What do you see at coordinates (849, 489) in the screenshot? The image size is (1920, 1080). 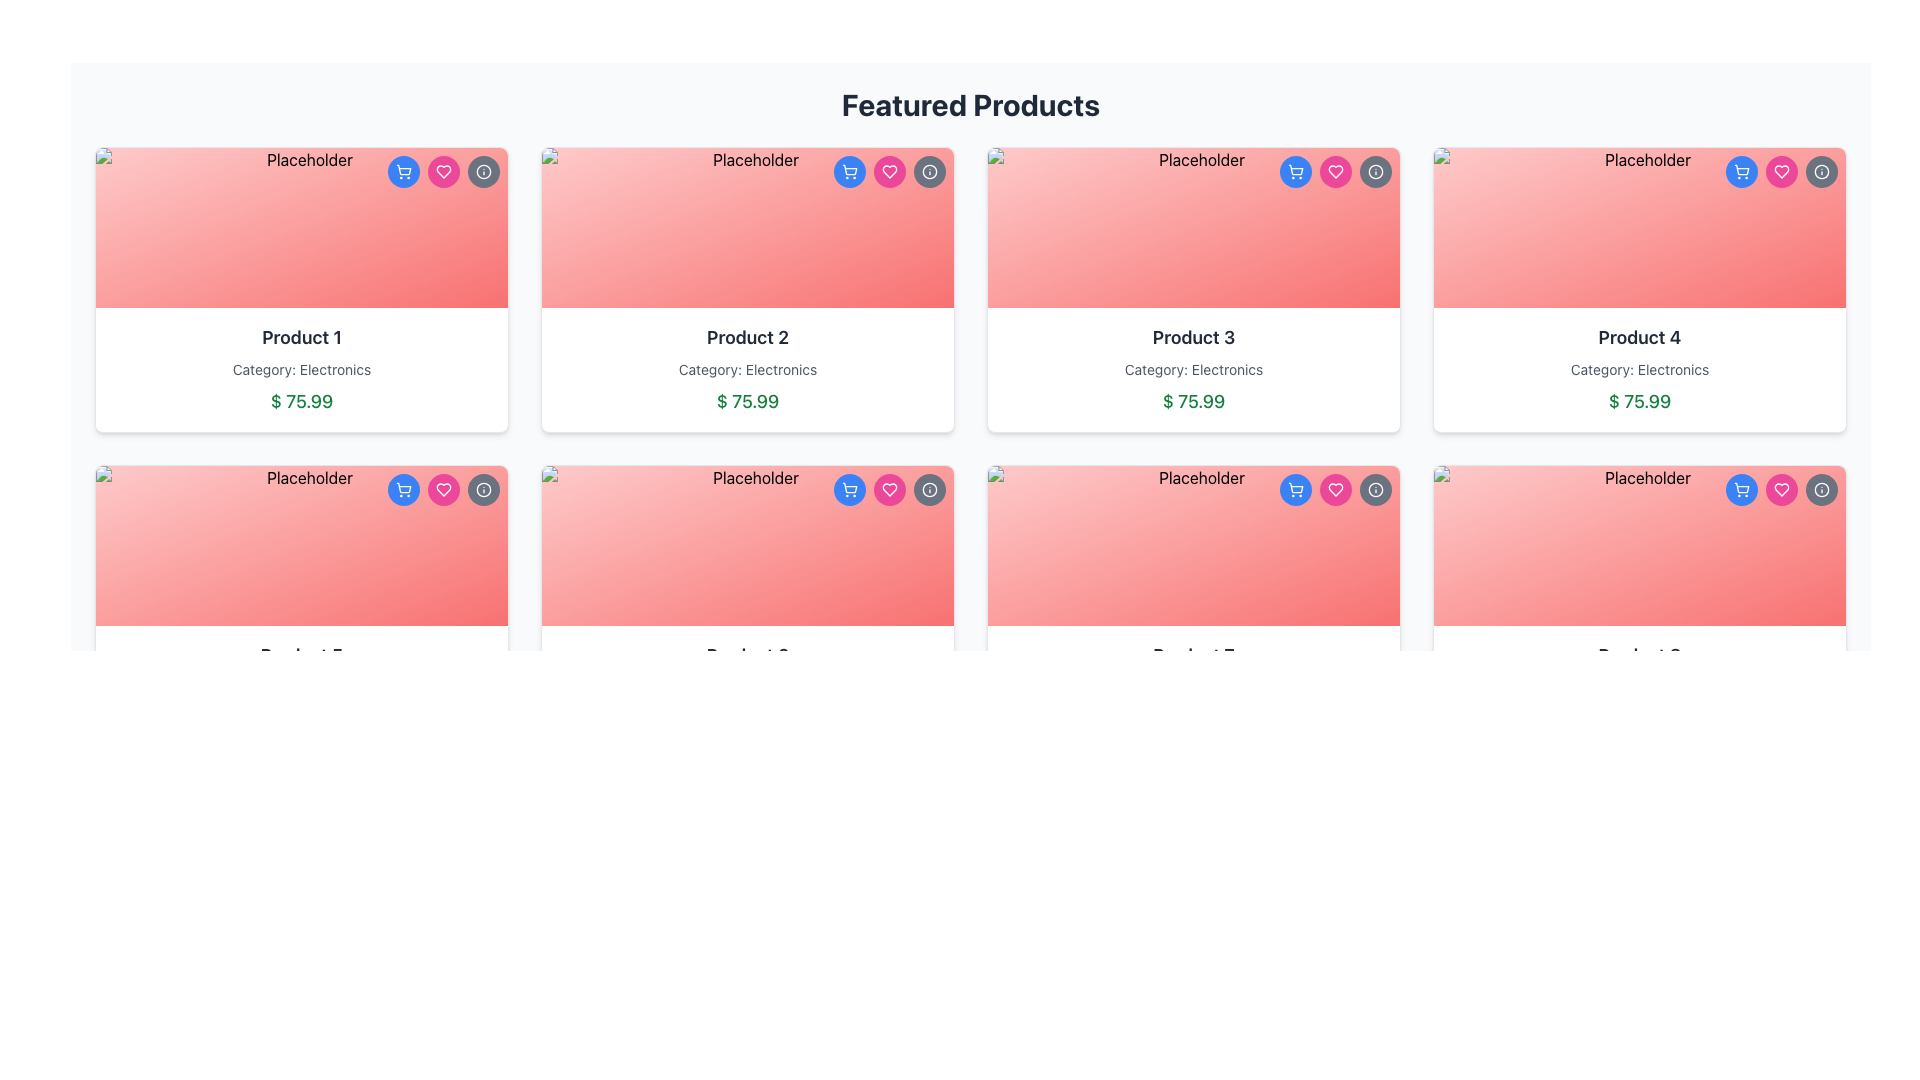 I see `the leftmost circular button with a blue background and a shopping cart icon located in the top-right corner of the product tile` at bounding box center [849, 489].